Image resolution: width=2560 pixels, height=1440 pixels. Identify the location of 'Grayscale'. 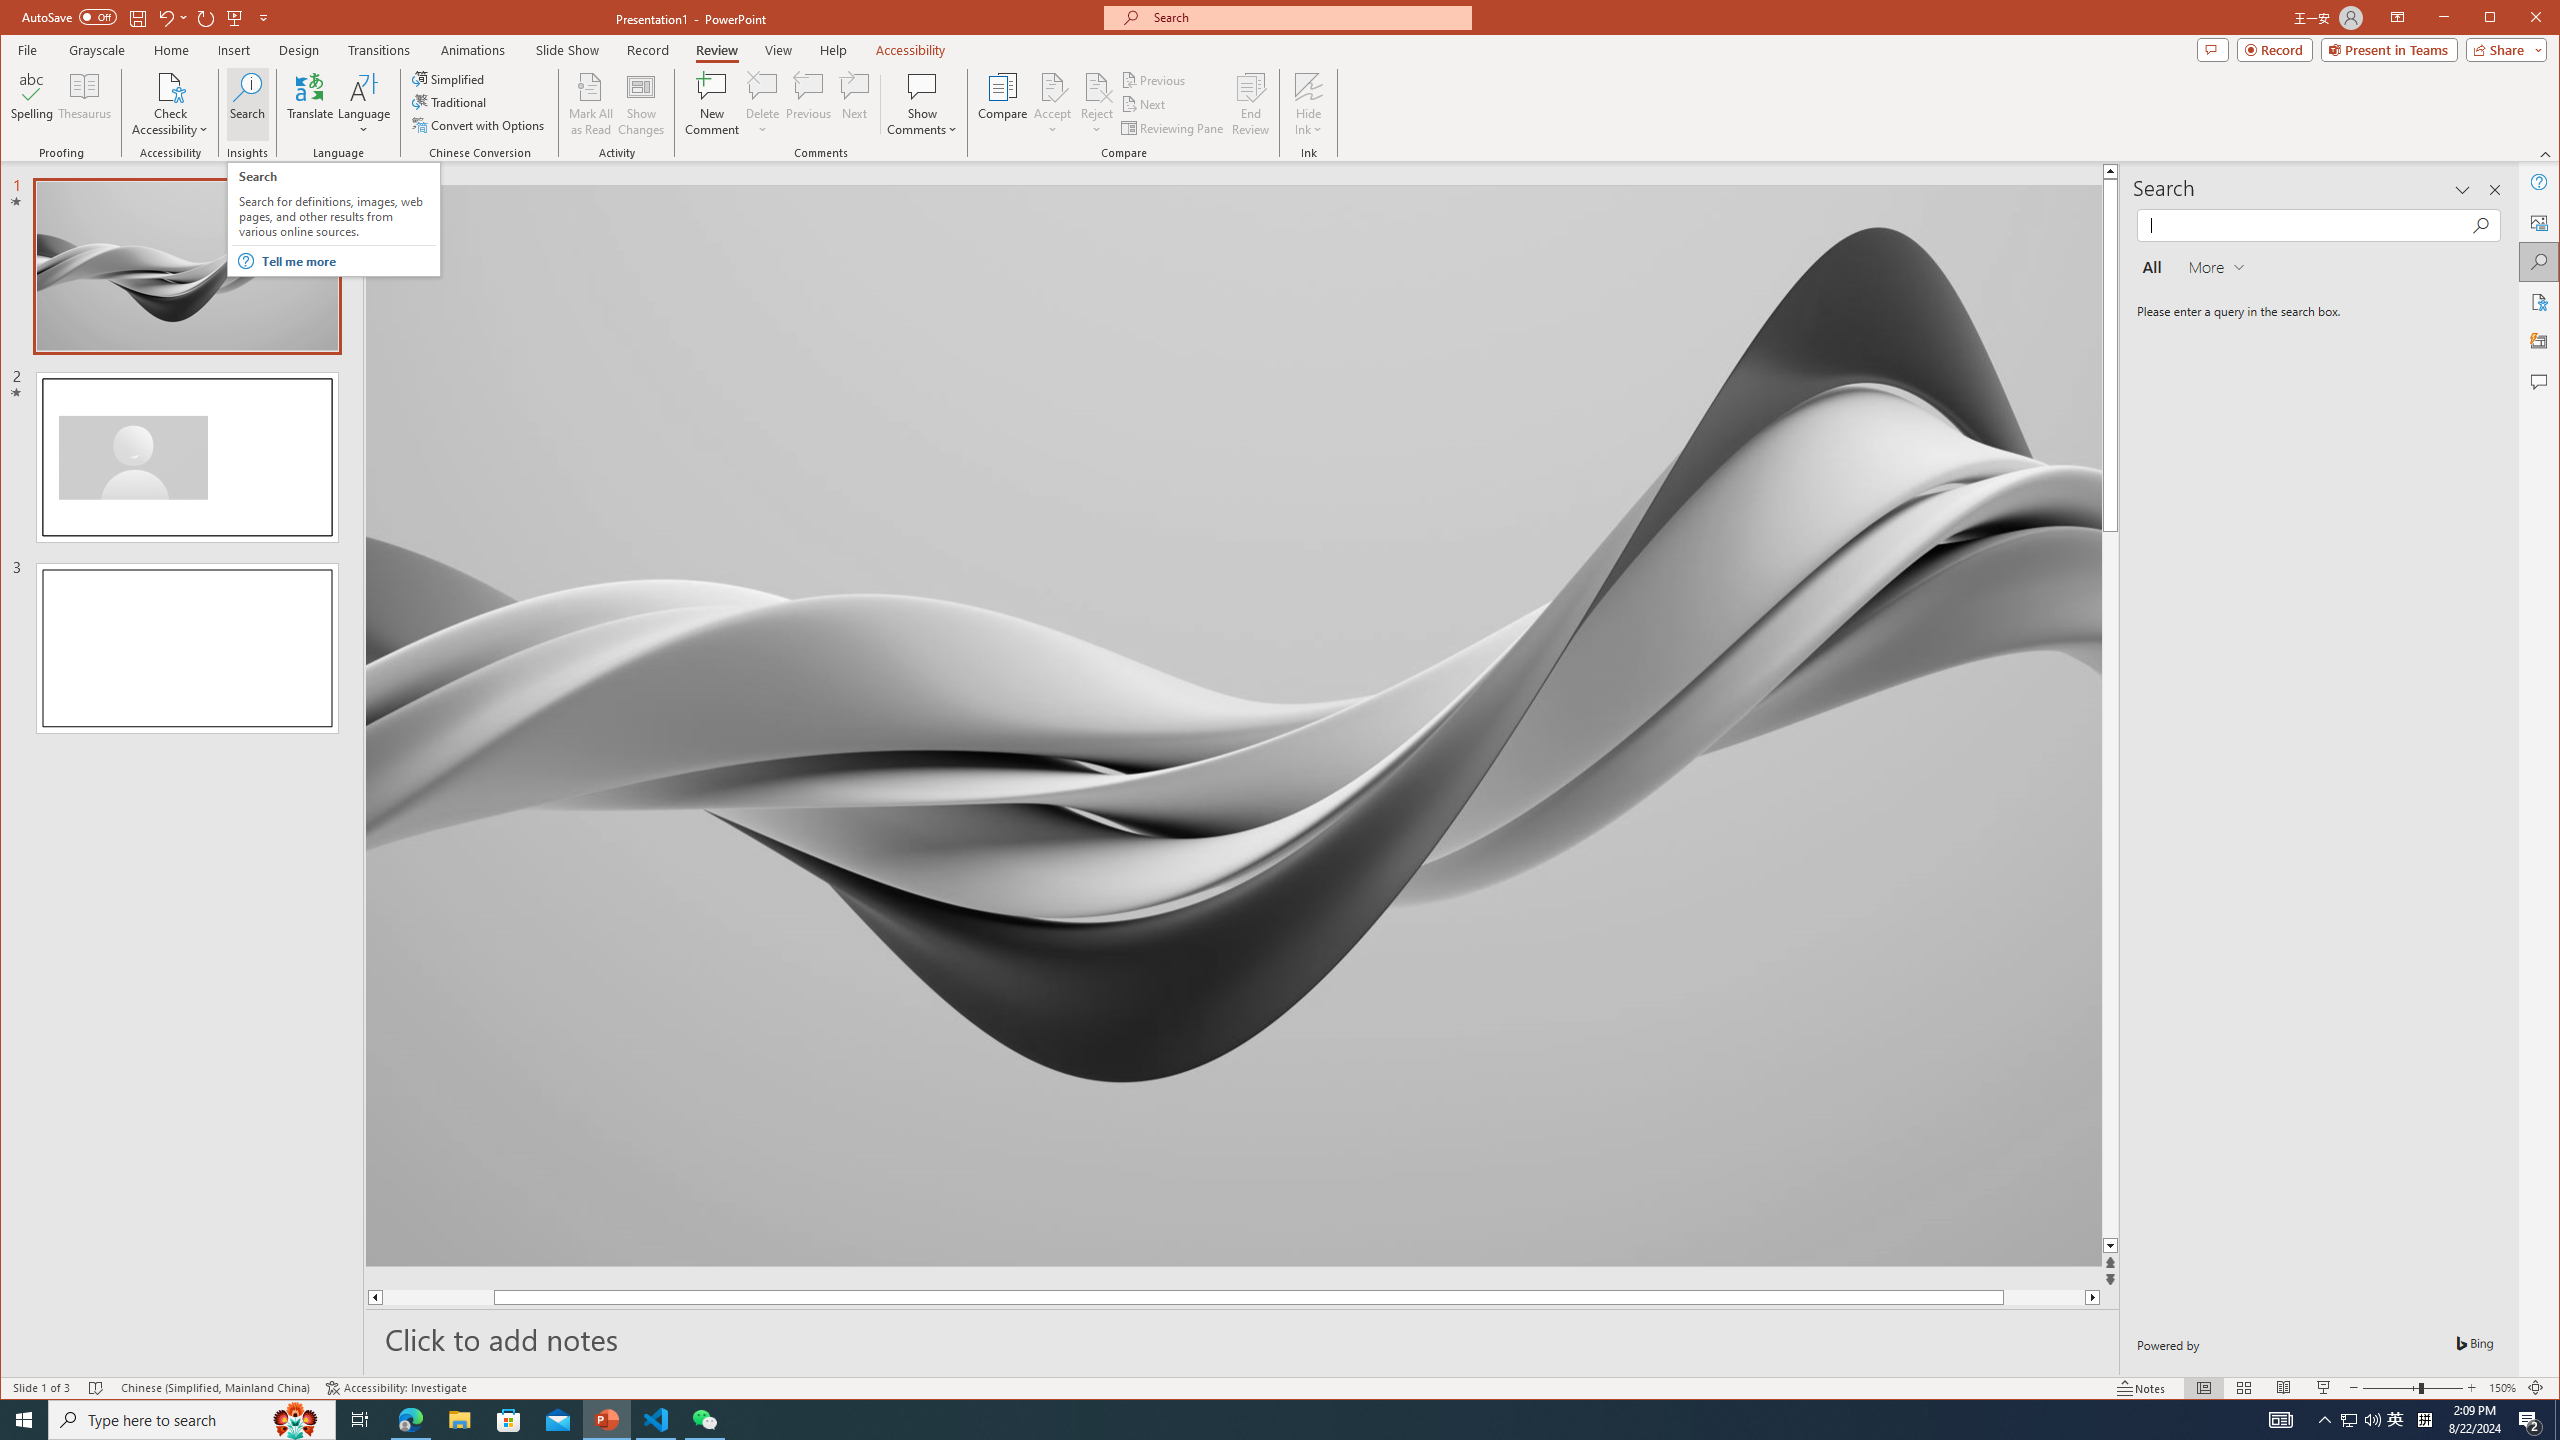
(97, 49).